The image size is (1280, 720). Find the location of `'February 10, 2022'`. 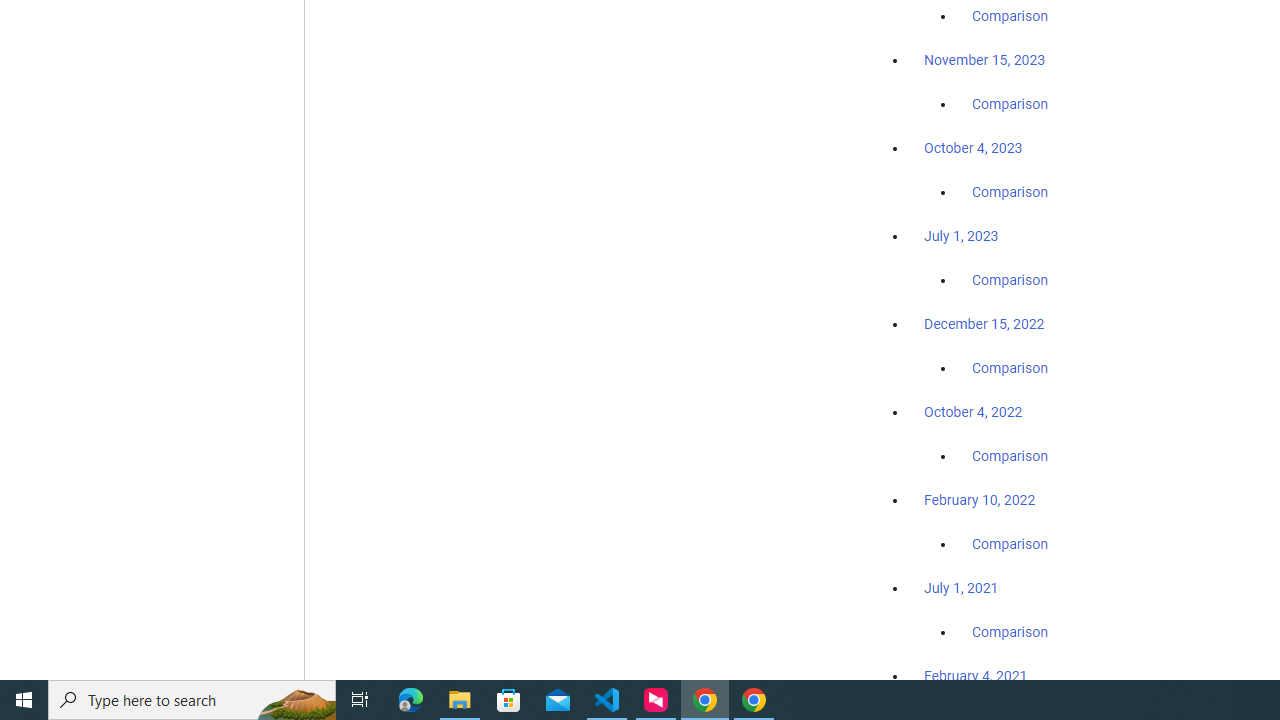

'February 10, 2022' is located at coordinates (979, 499).